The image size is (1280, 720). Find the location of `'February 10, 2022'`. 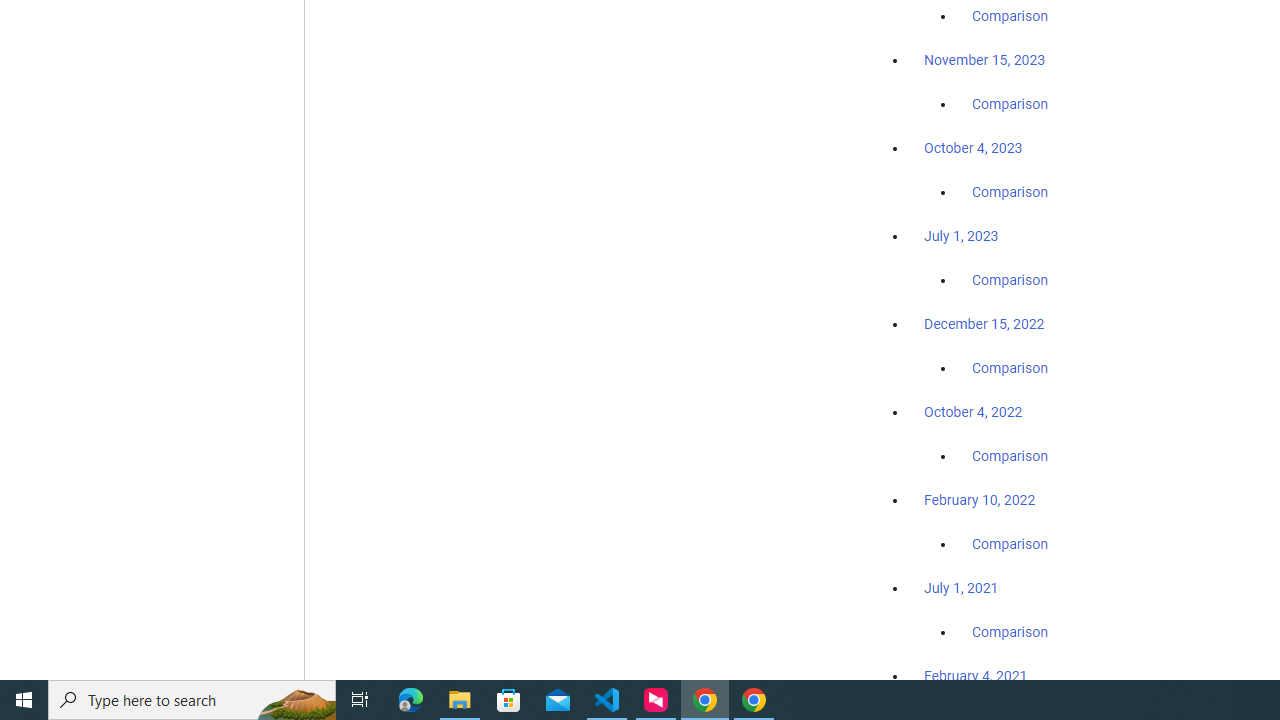

'February 10, 2022' is located at coordinates (979, 499).